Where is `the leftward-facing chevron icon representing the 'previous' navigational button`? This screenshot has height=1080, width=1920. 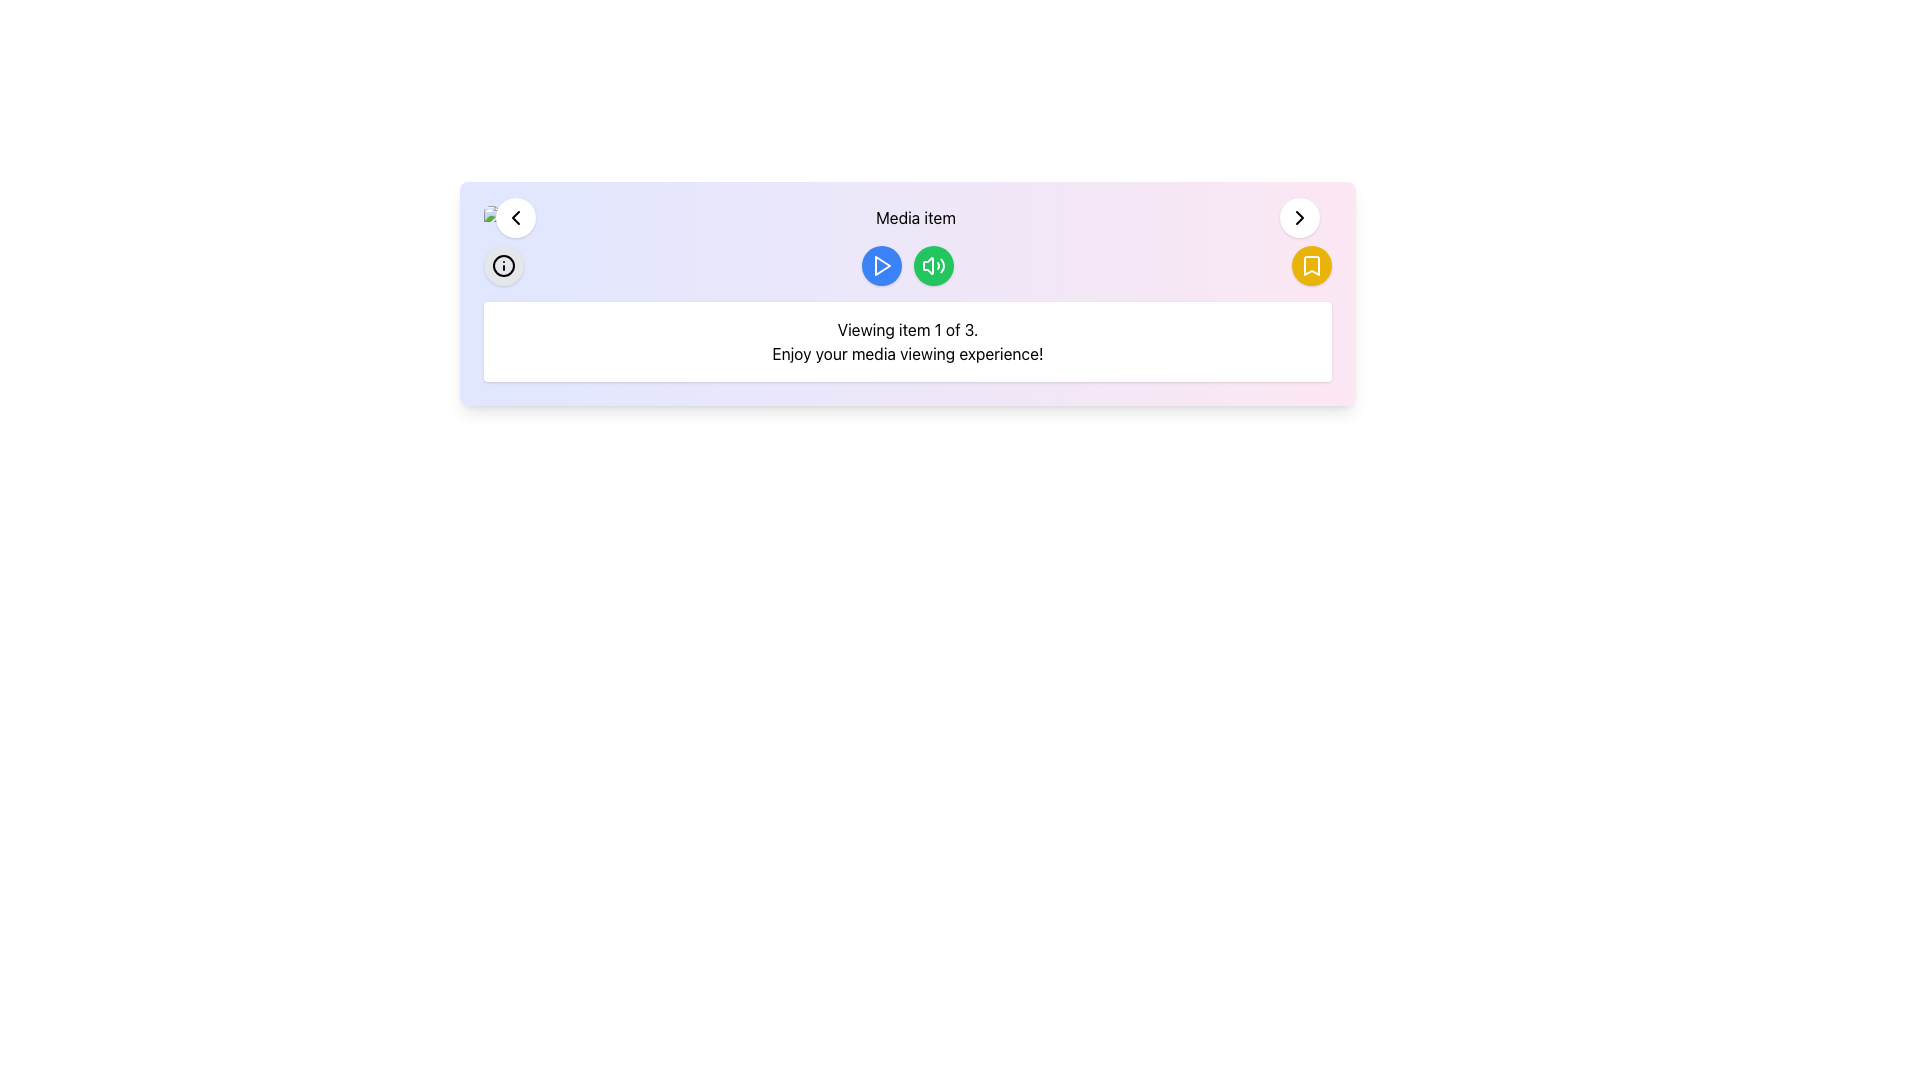
the leftward-facing chevron icon representing the 'previous' navigational button is located at coordinates (515, 218).